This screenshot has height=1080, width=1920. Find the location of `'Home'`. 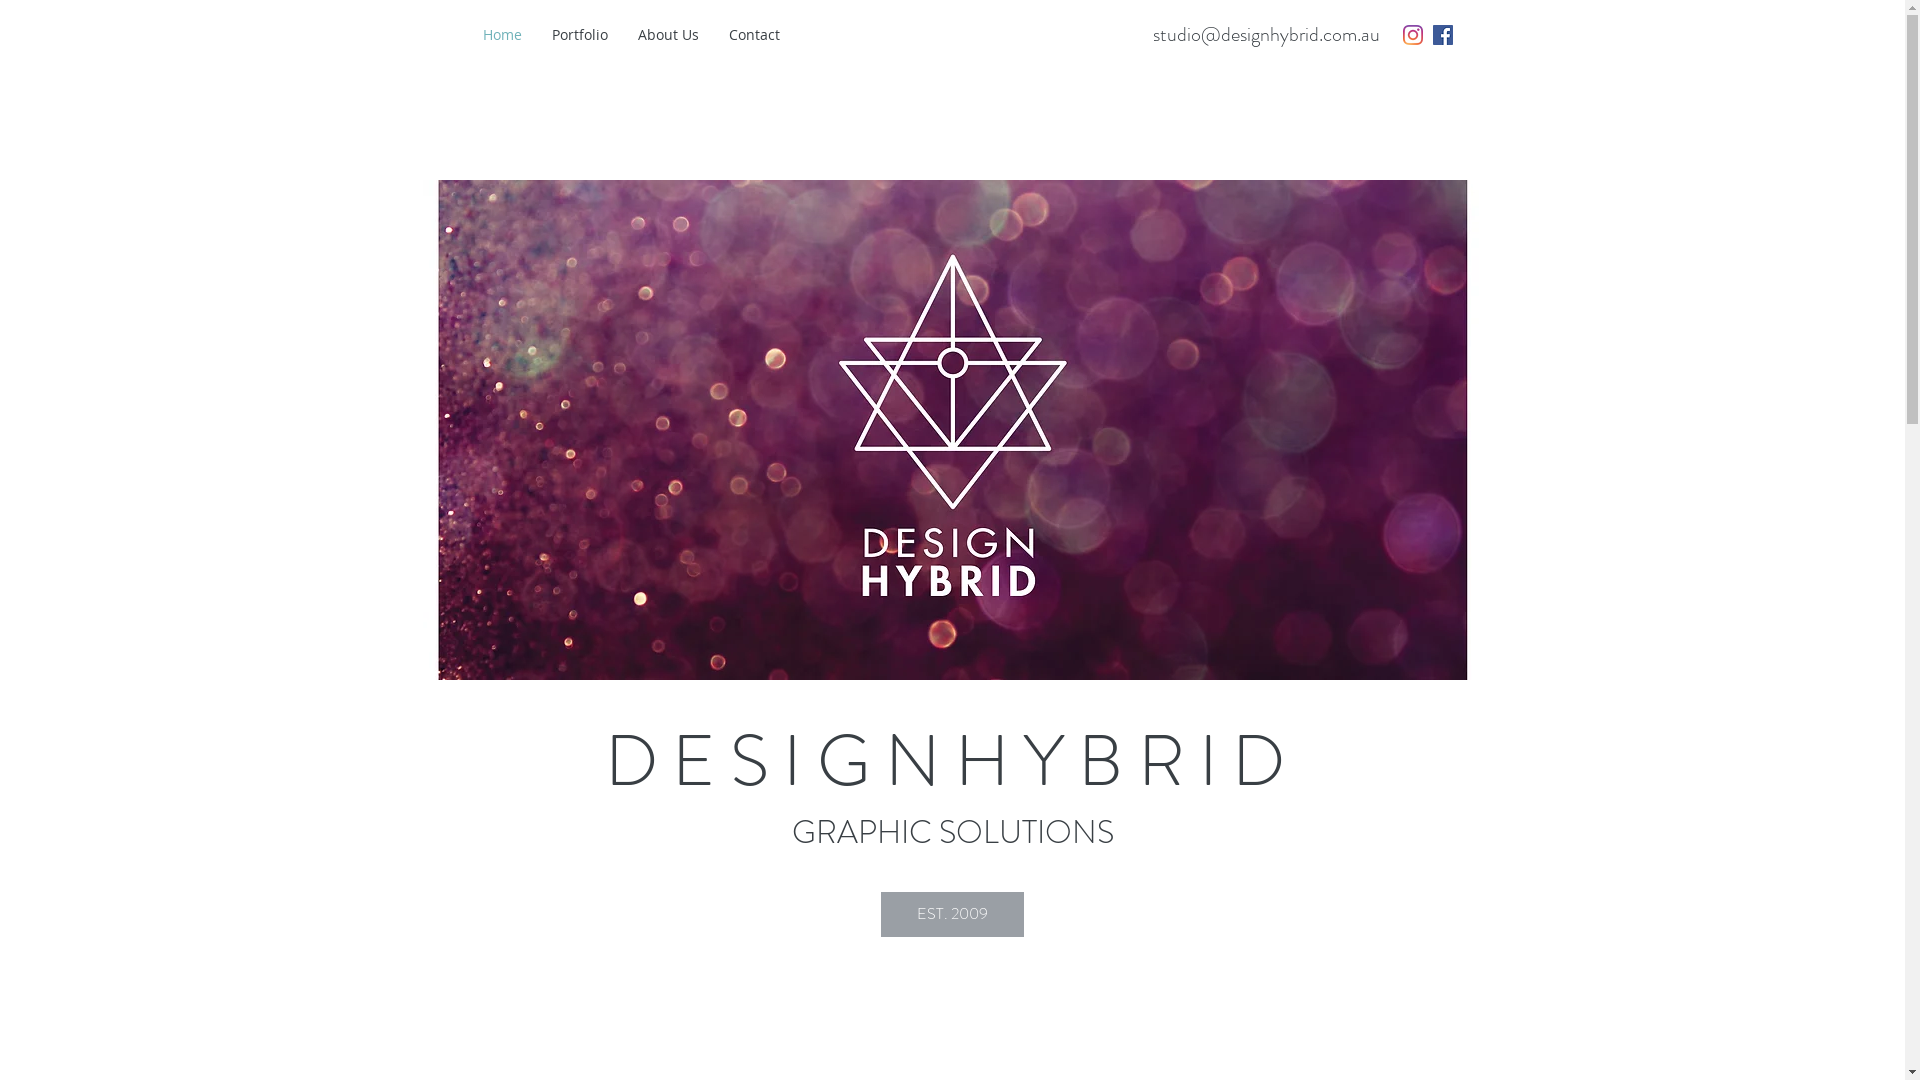

'Home' is located at coordinates (502, 34).